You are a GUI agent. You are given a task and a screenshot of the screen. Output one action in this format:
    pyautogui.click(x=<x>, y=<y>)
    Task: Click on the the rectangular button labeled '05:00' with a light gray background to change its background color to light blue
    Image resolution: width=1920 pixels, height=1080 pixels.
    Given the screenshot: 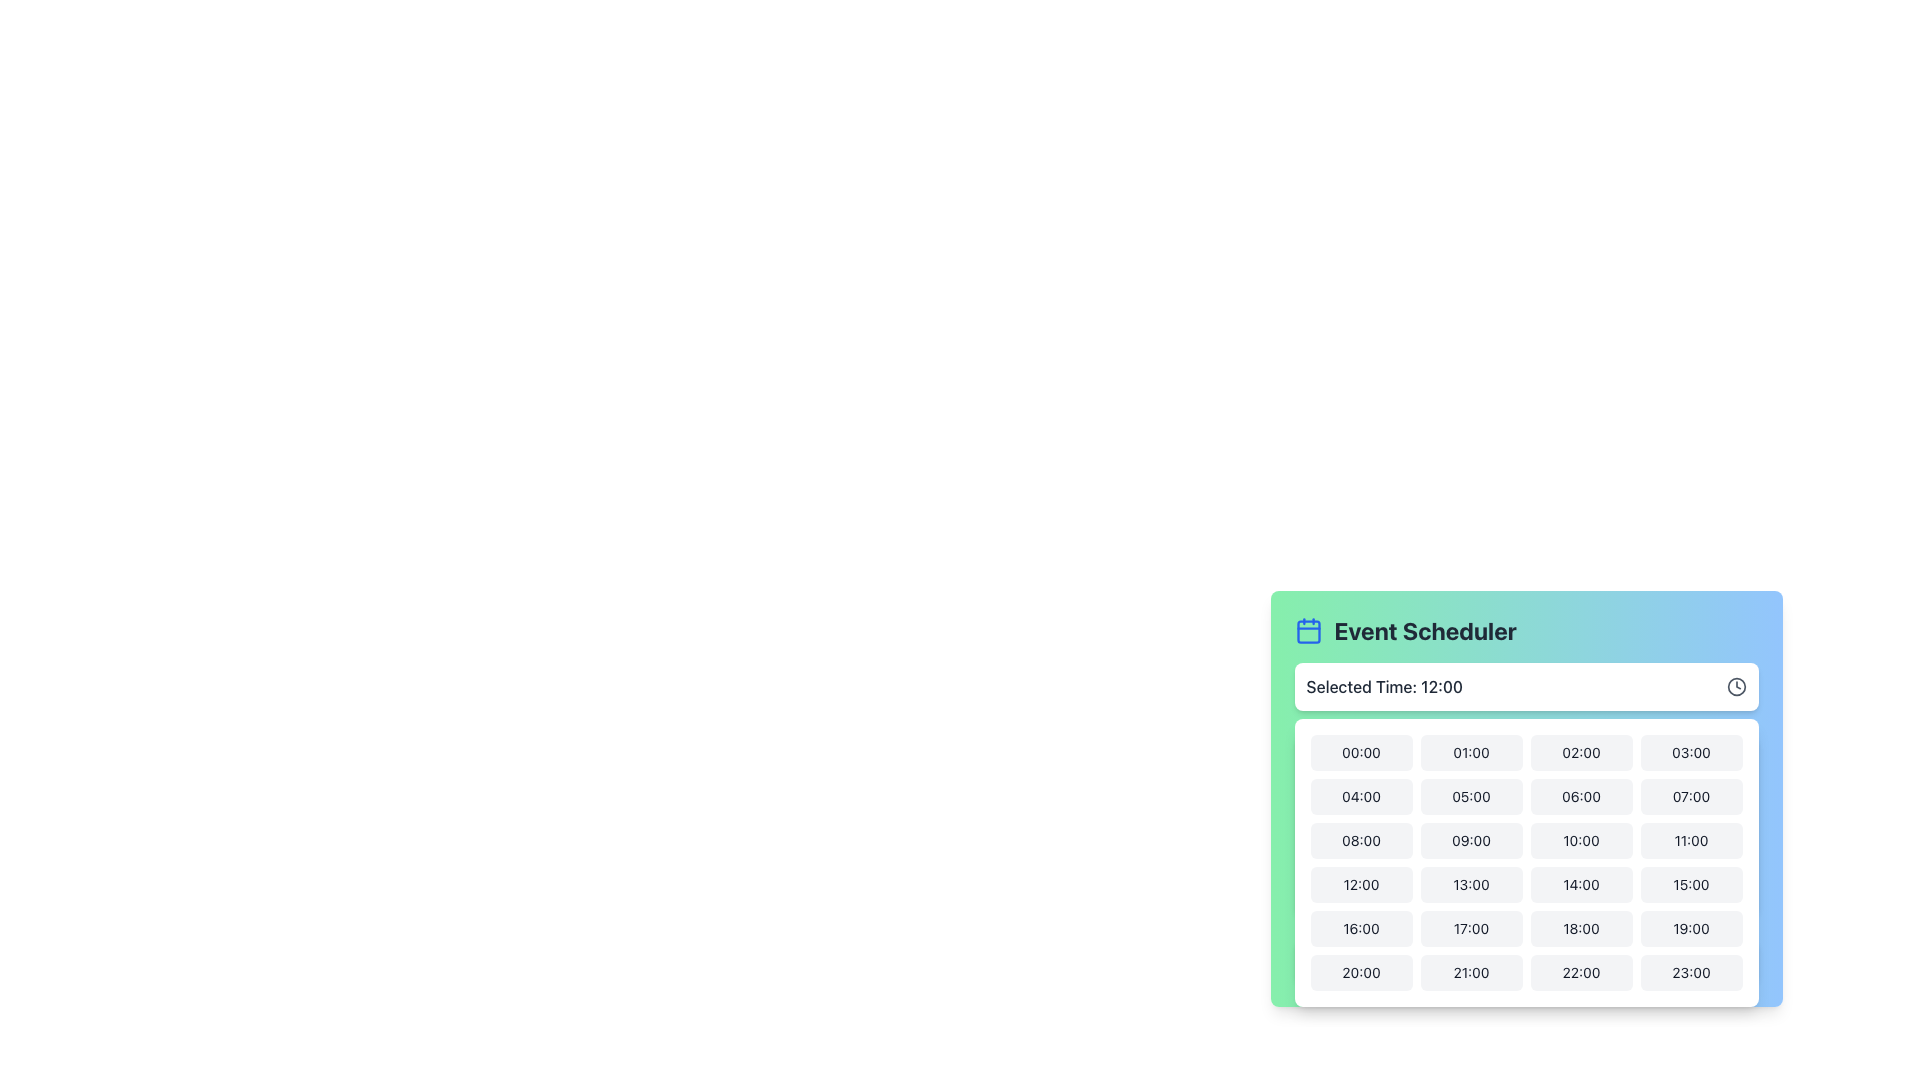 What is the action you would take?
    pyautogui.click(x=1471, y=796)
    